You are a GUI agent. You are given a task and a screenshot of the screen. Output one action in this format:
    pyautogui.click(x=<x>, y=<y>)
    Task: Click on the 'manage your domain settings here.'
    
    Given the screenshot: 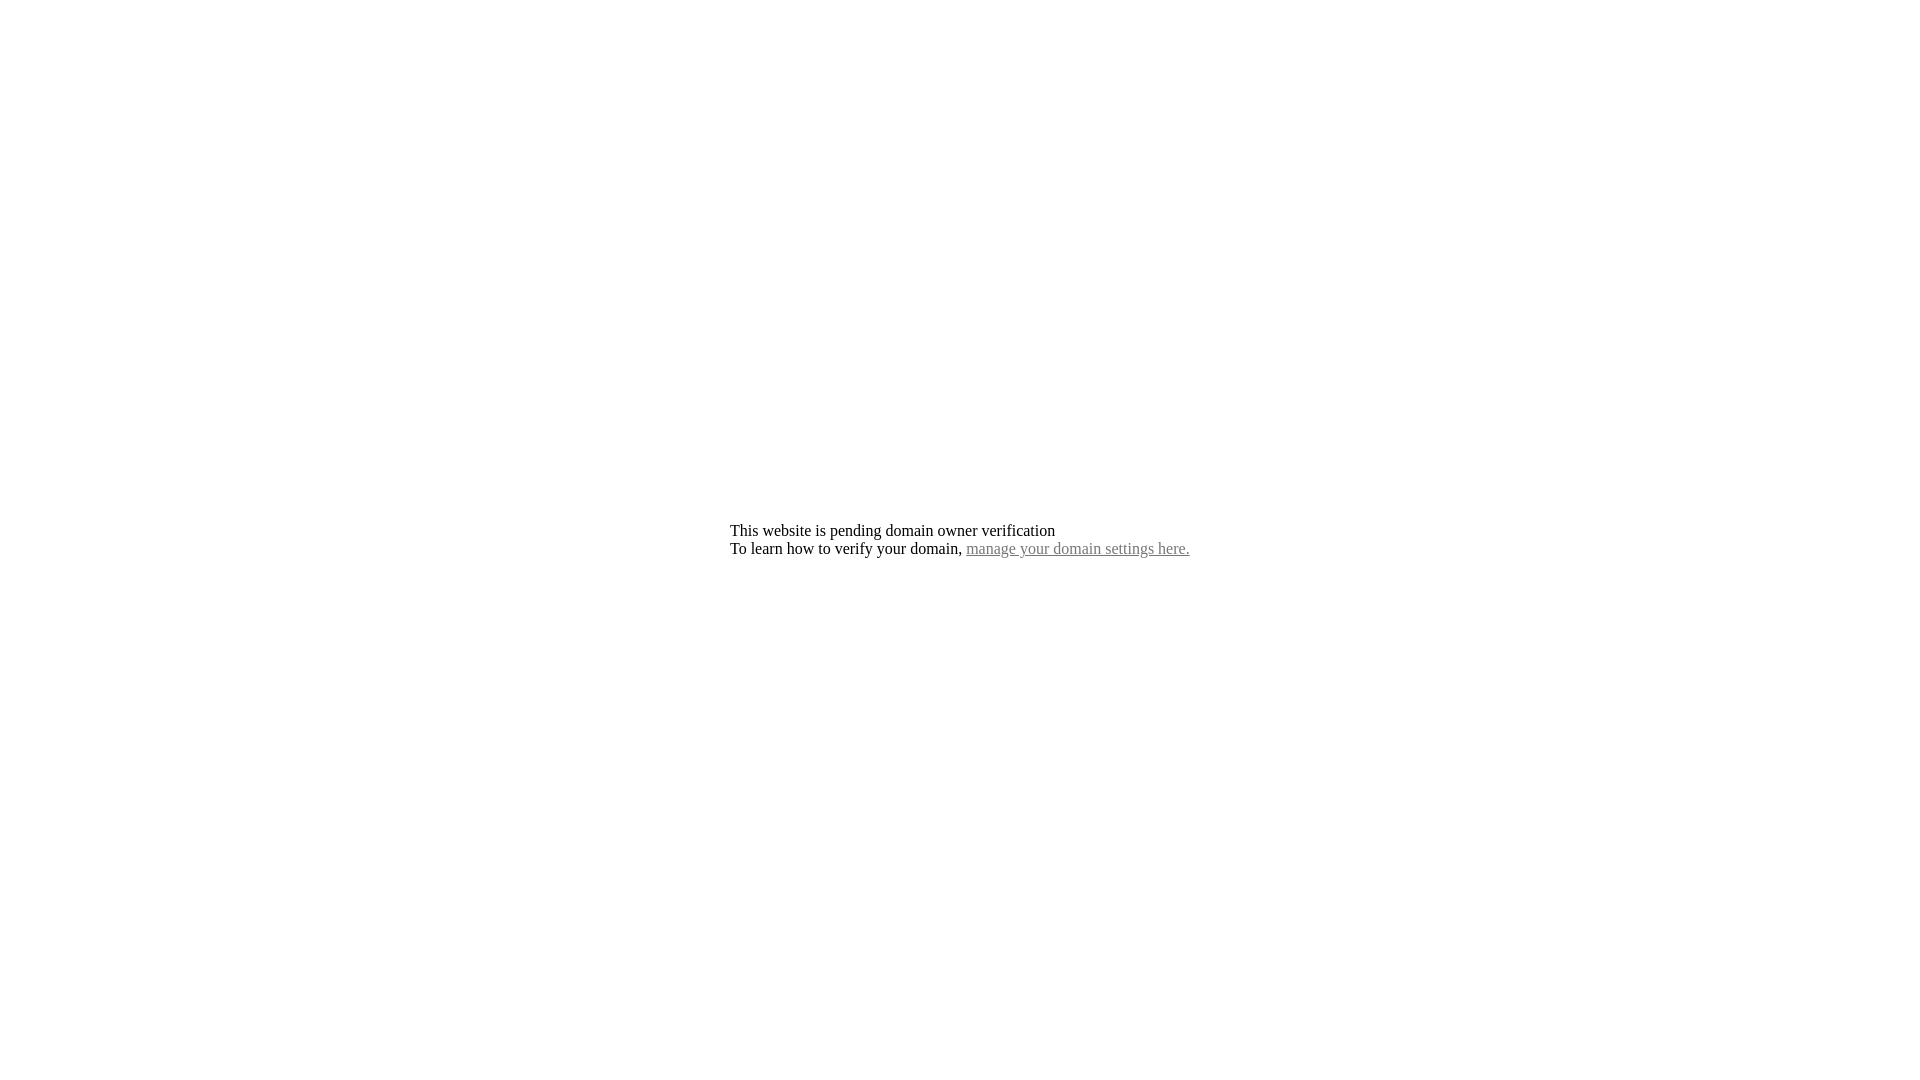 What is the action you would take?
    pyautogui.click(x=1077, y=548)
    